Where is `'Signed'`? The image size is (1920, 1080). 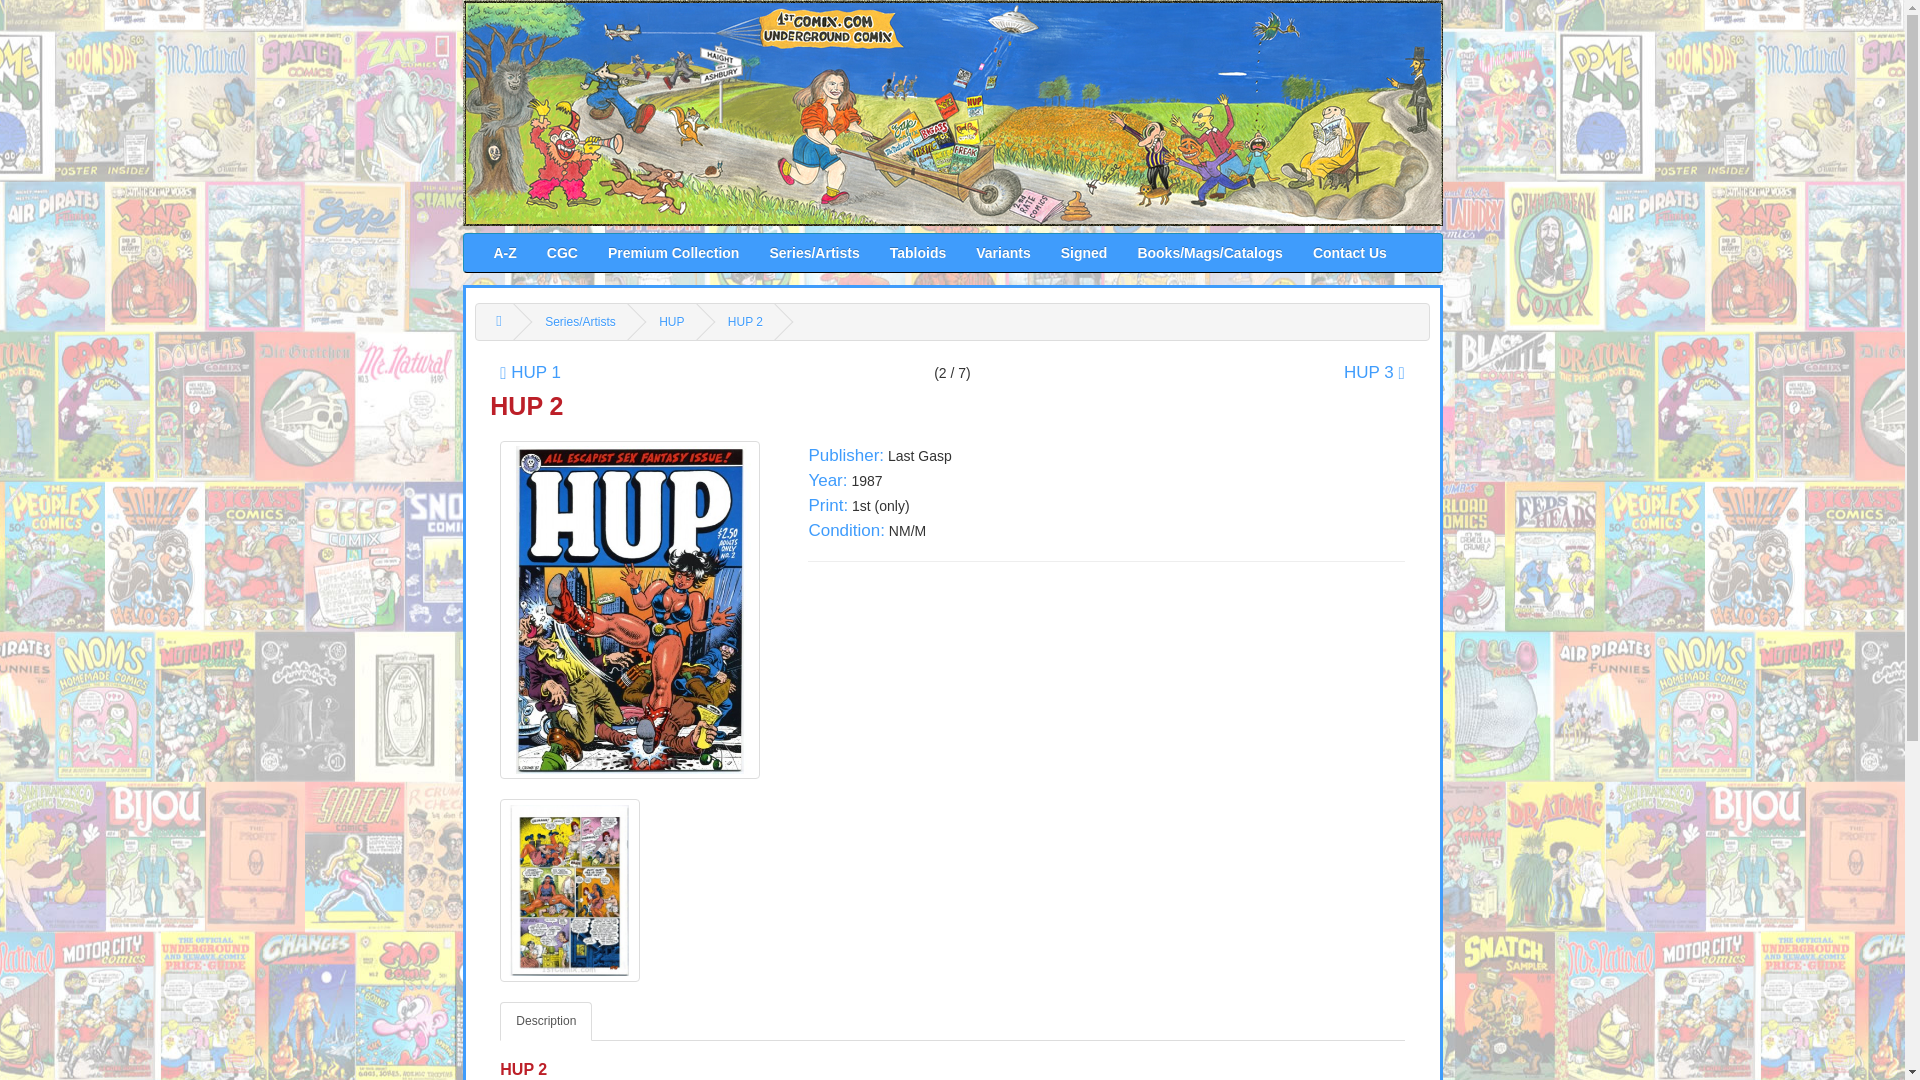 'Signed' is located at coordinates (1045, 251).